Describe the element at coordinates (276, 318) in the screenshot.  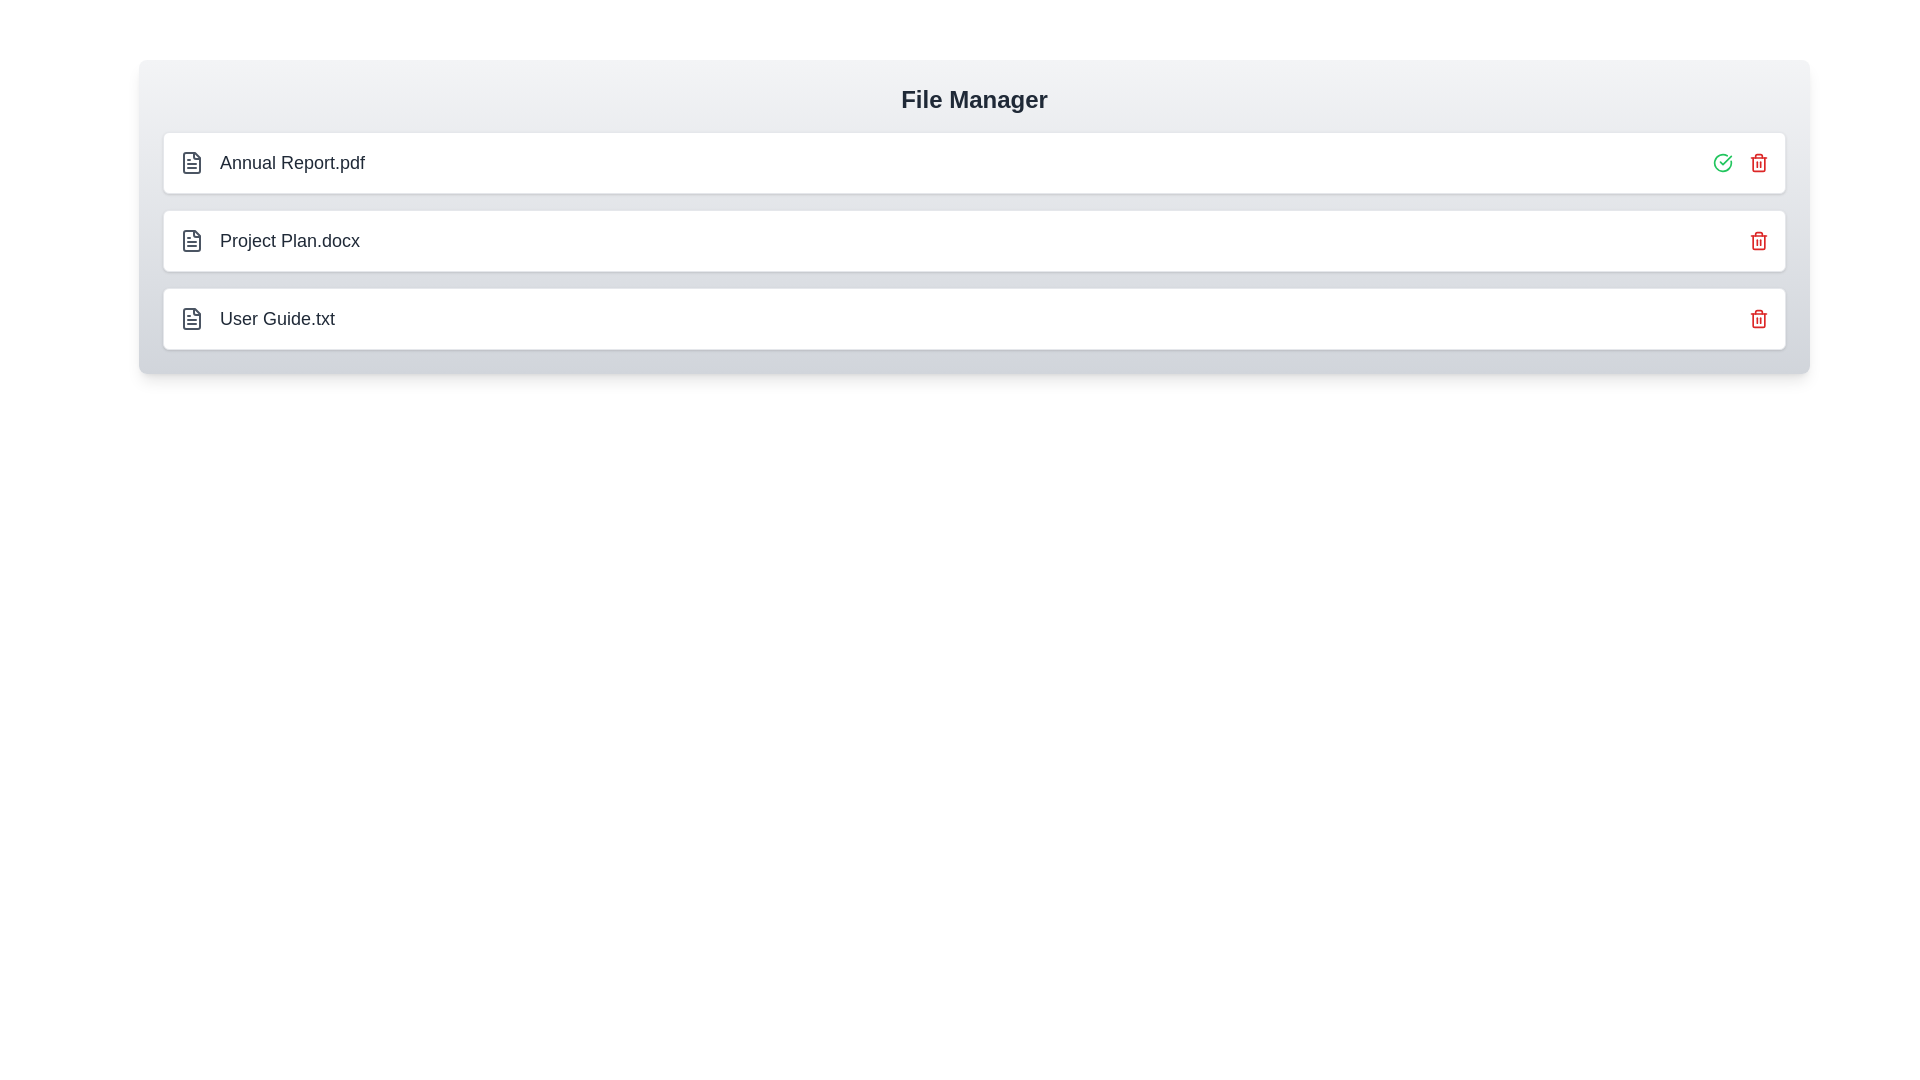
I see `the text label displaying 'User Guide.txt' for accessibility purposes` at that location.